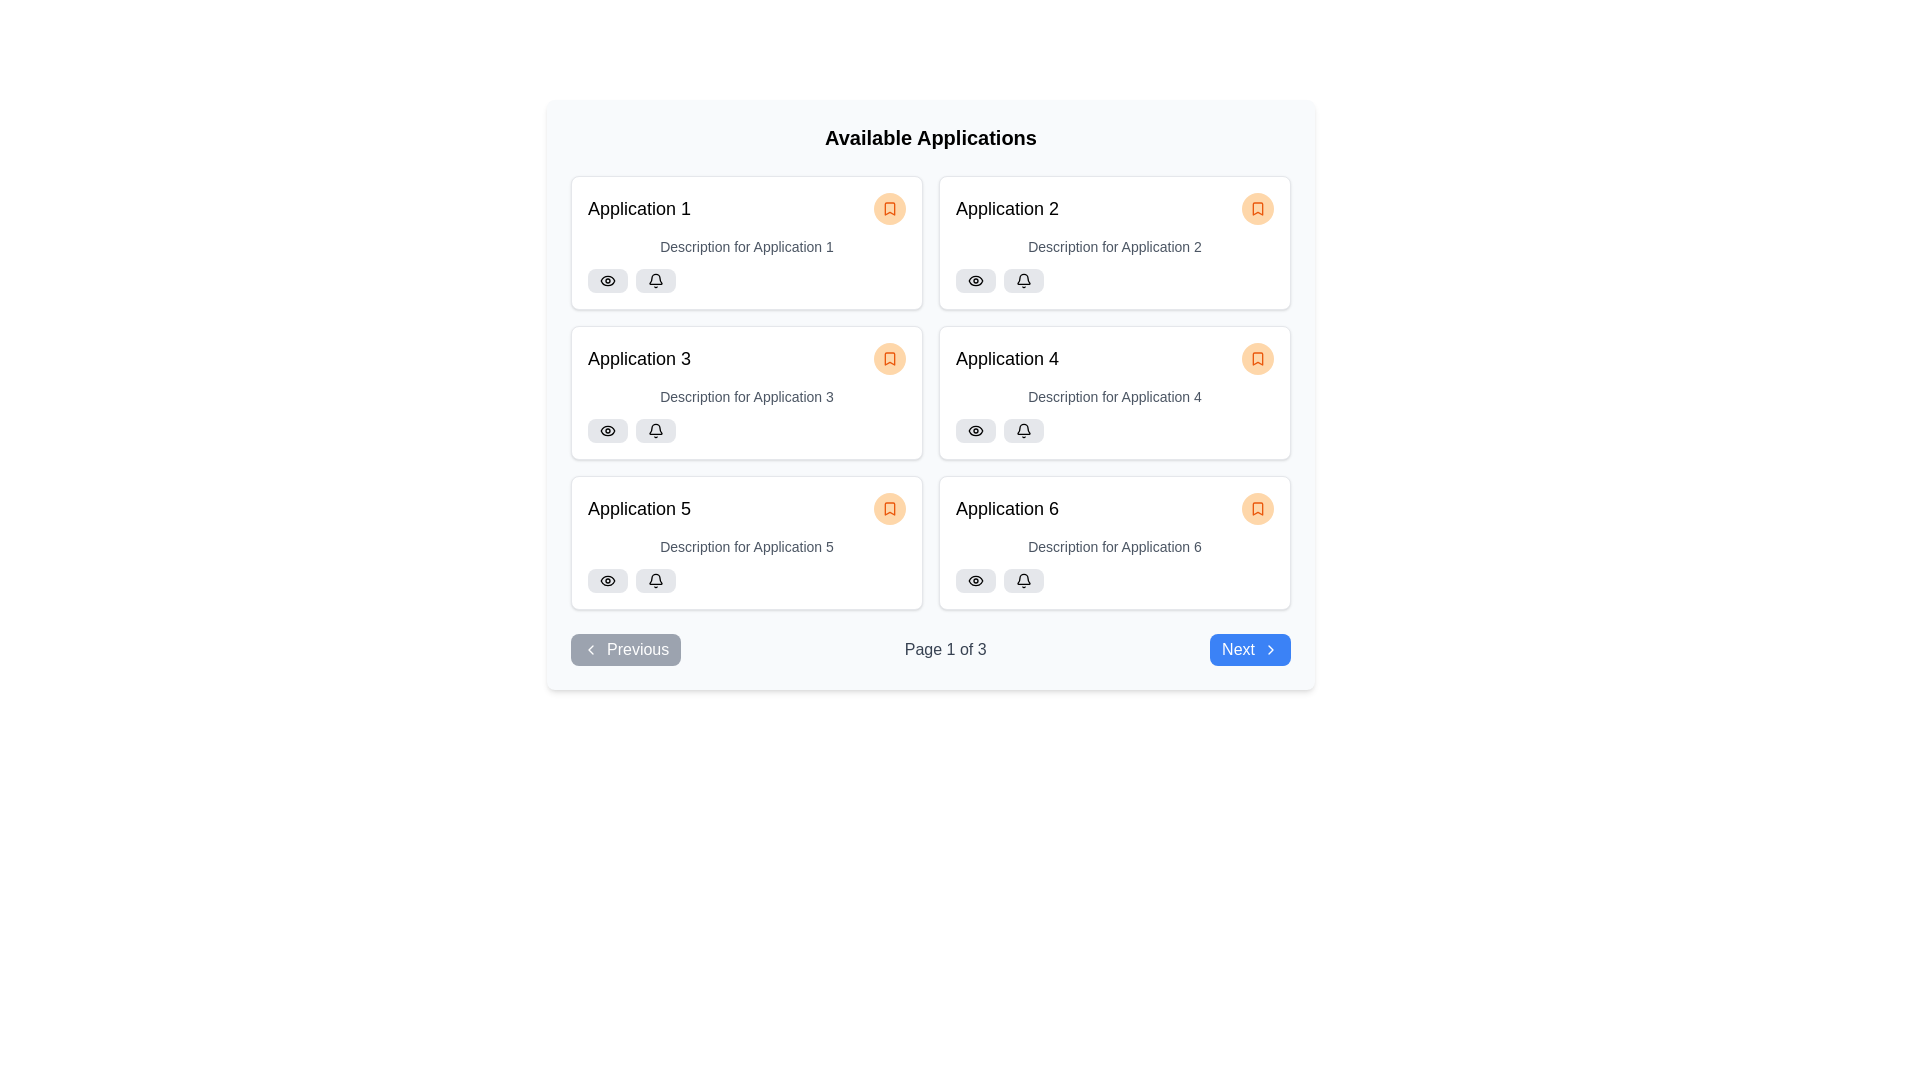 The height and width of the screenshot is (1080, 1920). Describe the element at coordinates (607, 581) in the screenshot. I see `the 'eye' or 'view' indicator SVG icon located in the fifth application block under 'Available Applications'` at that location.